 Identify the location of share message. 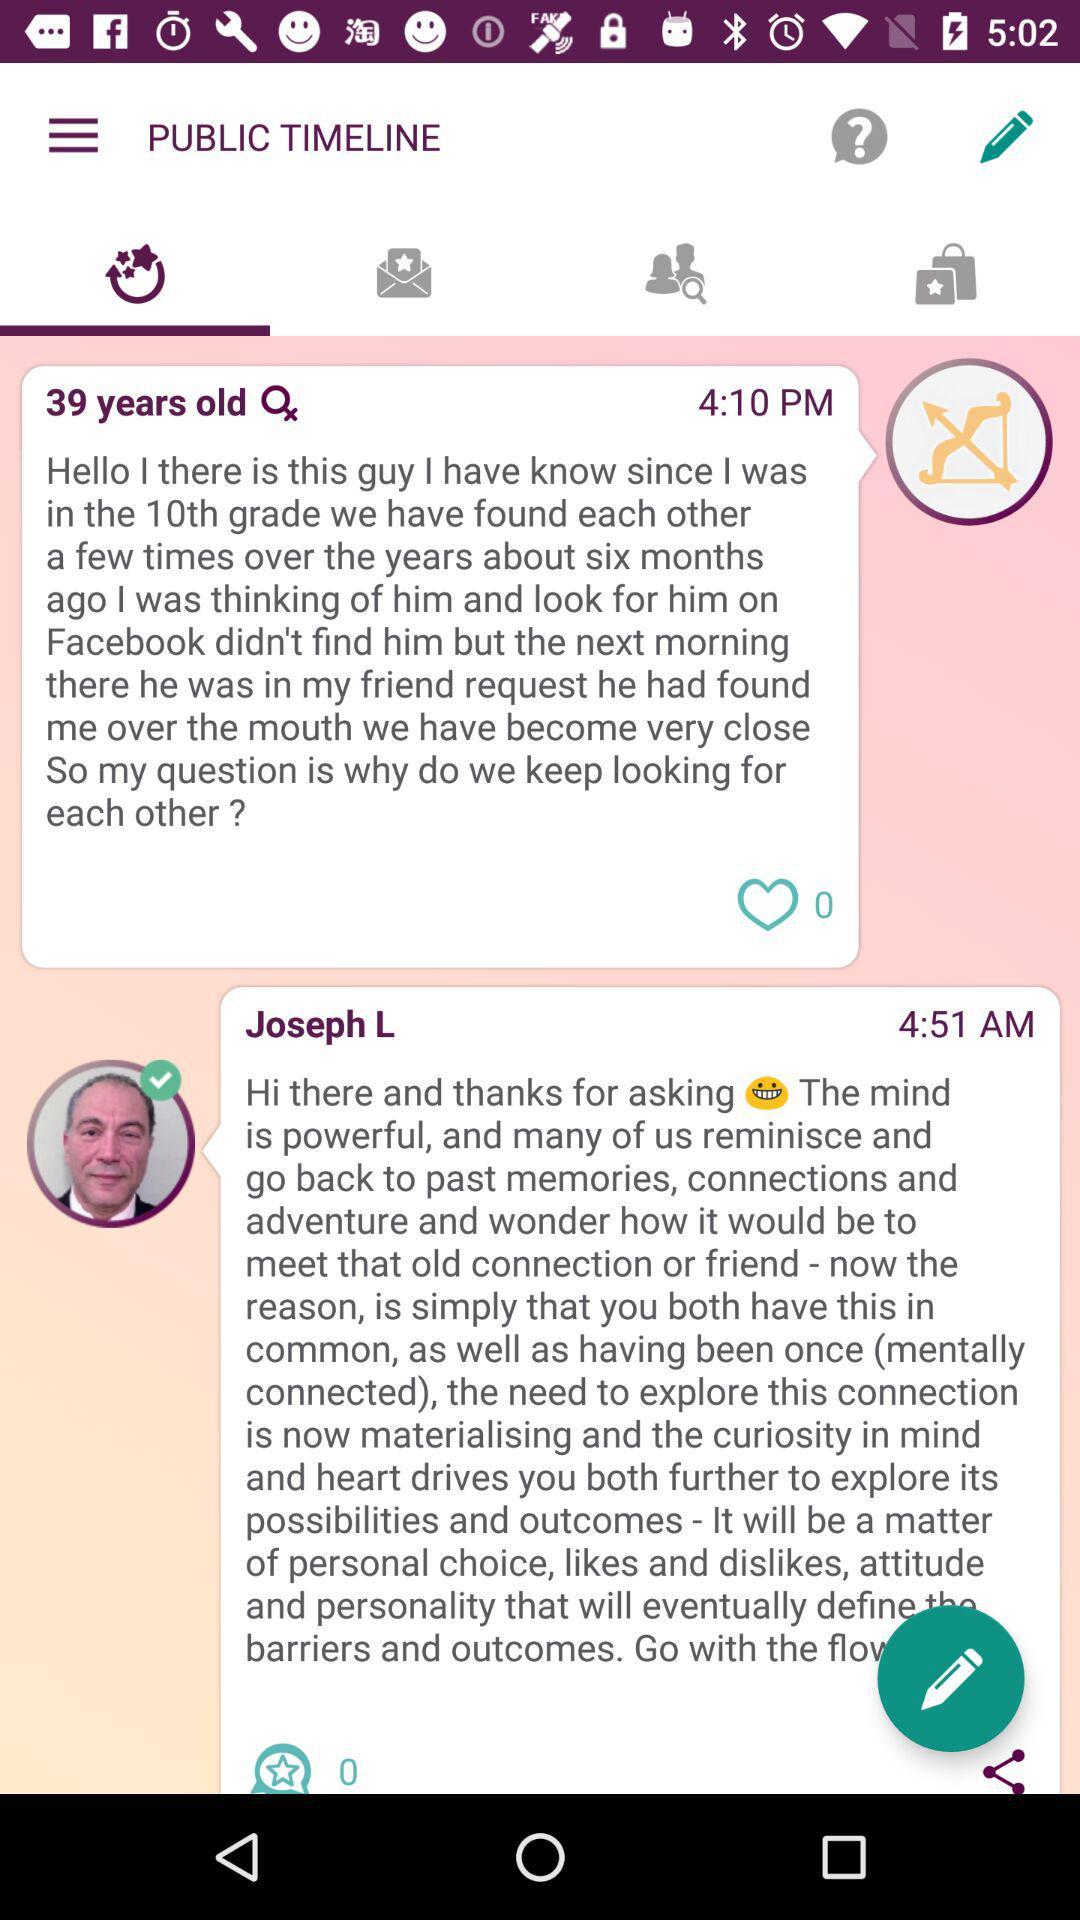
(1004, 1767).